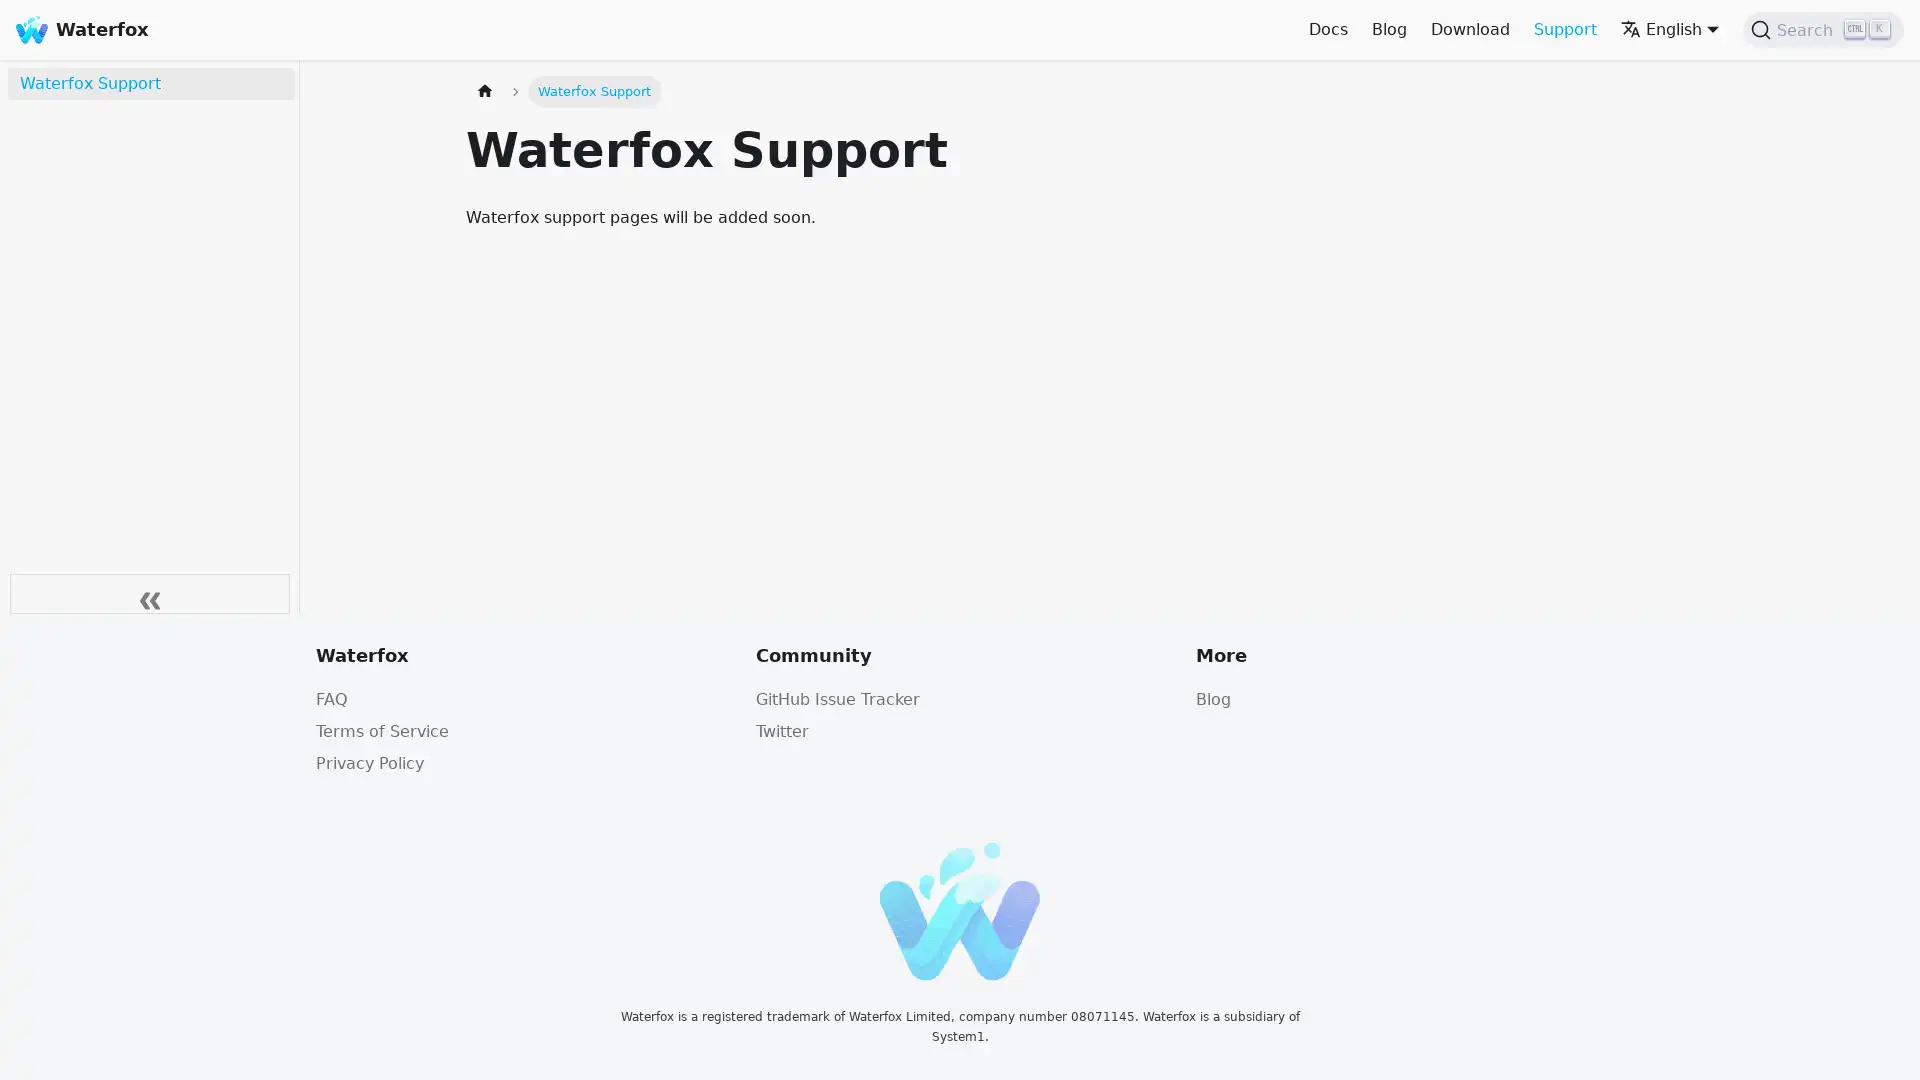 This screenshot has width=1920, height=1080. Describe the element at coordinates (148, 593) in the screenshot. I see `Collapse sidebar` at that location.